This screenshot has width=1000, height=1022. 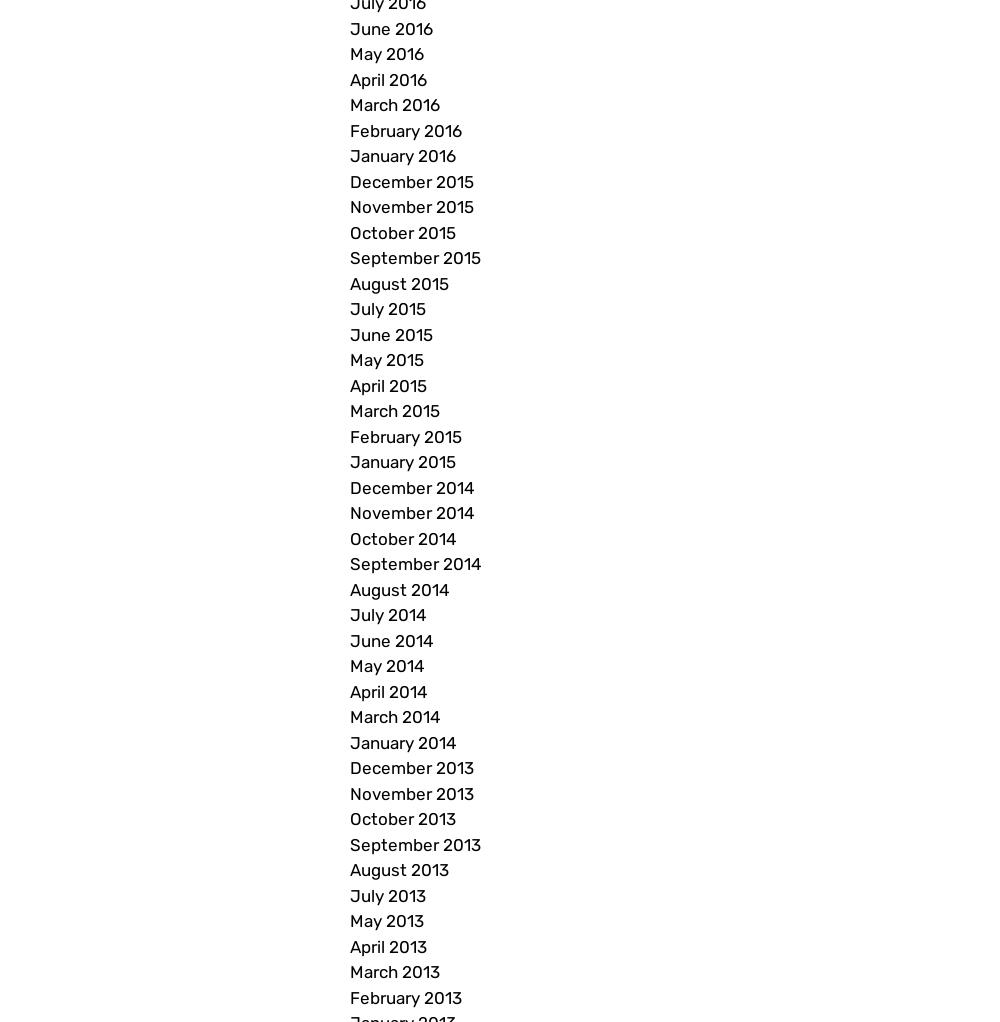 What do you see at coordinates (392, 639) in the screenshot?
I see `'June 2014'` at bounding box center [392, 639].